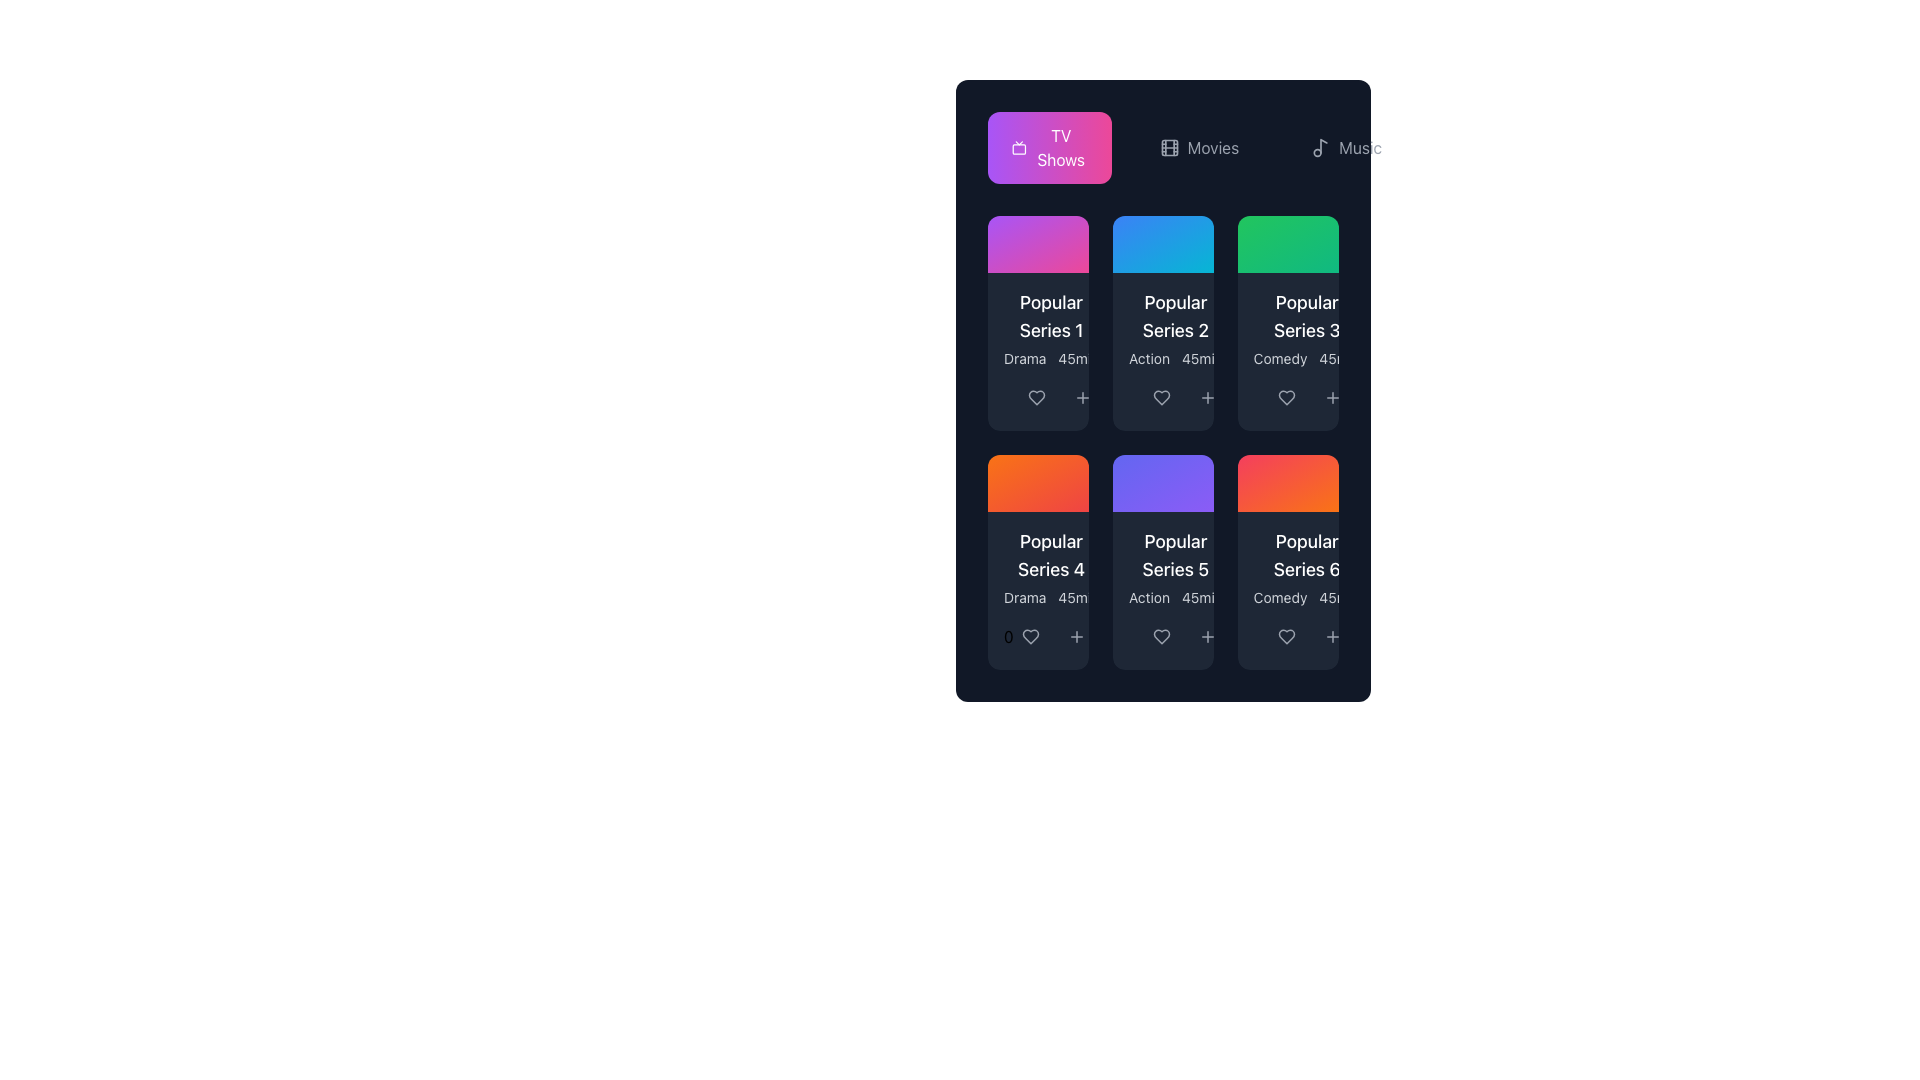 Image resolution: width=1920 pixels, height=1080 pixels. Describe the element at coordinates (1286, 397) in the screenshot. I see `the heart icon located at the bottom center of the 'Popular Series 3' card` at that location.